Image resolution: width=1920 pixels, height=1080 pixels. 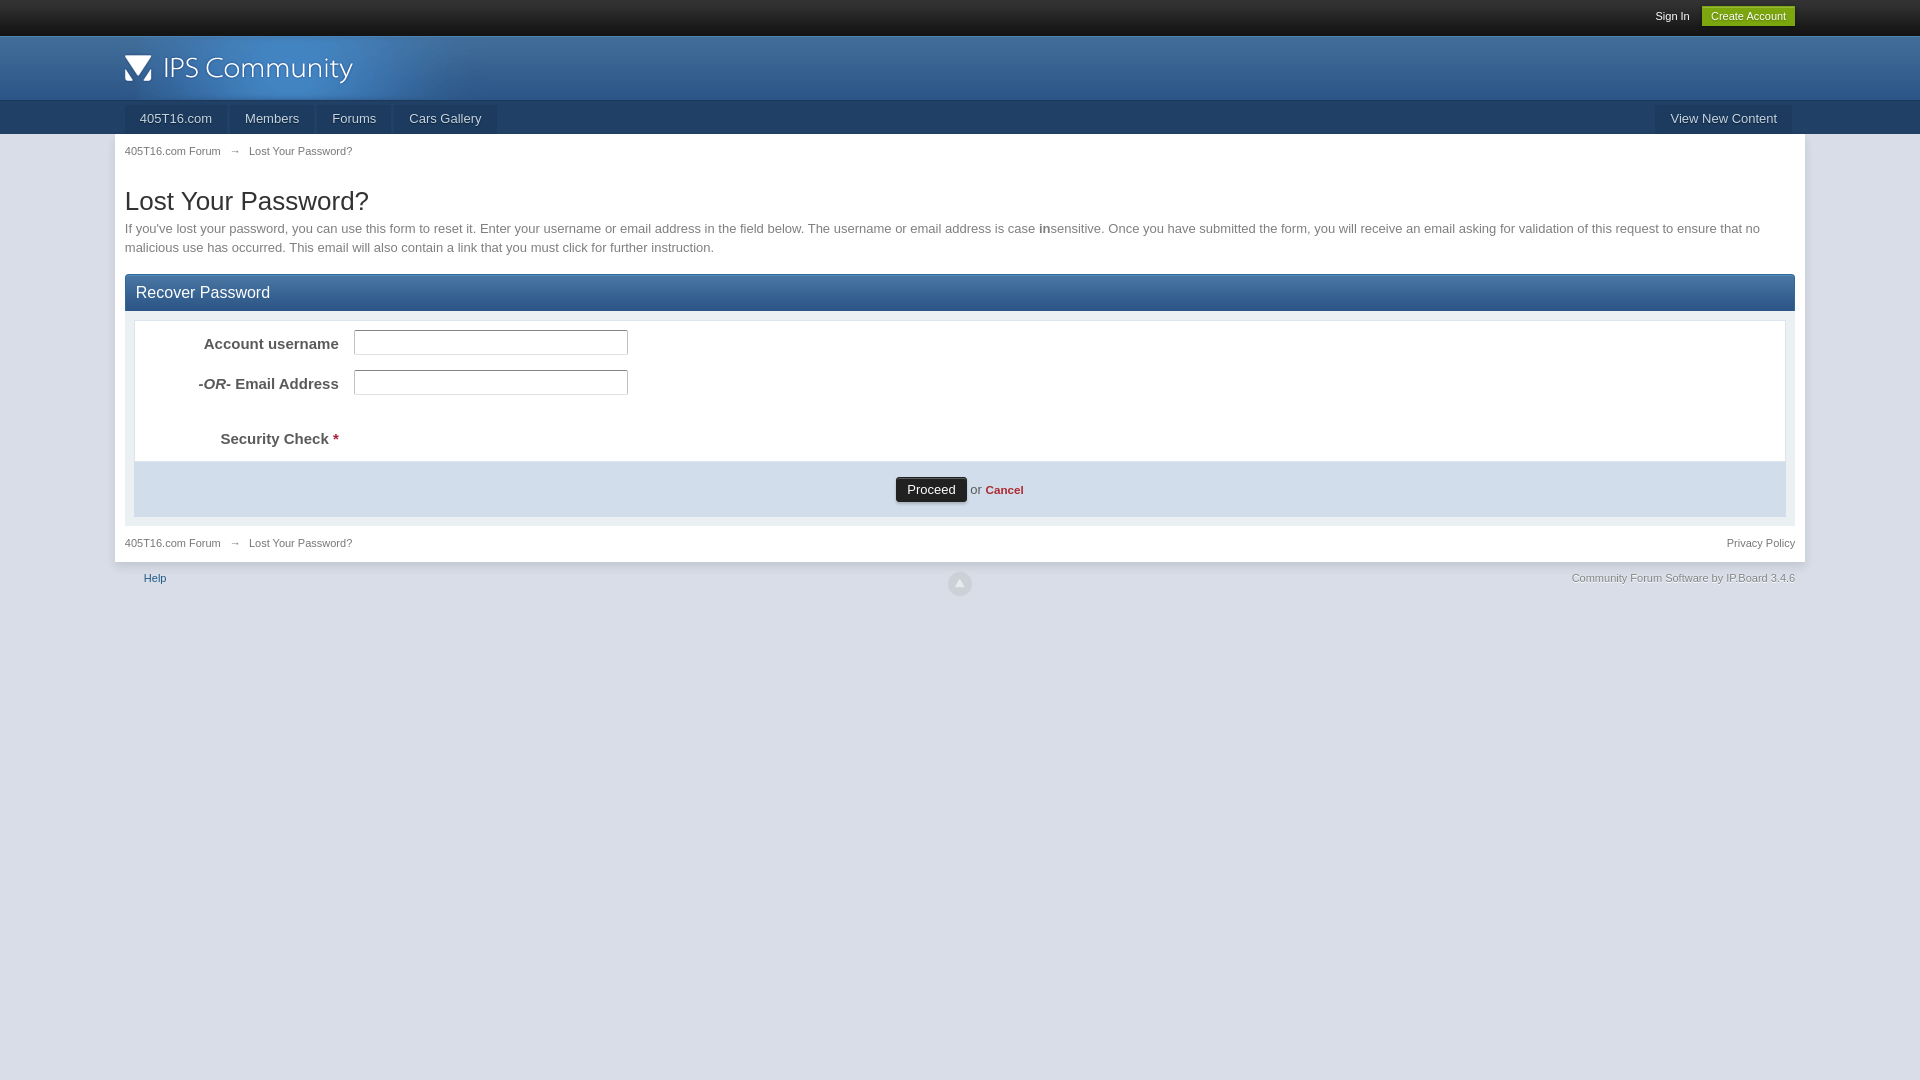 What do you see at coordinates (1722, 119) in the screenshot?
I see `'View New Content'` at bounding box center [1722, 119].